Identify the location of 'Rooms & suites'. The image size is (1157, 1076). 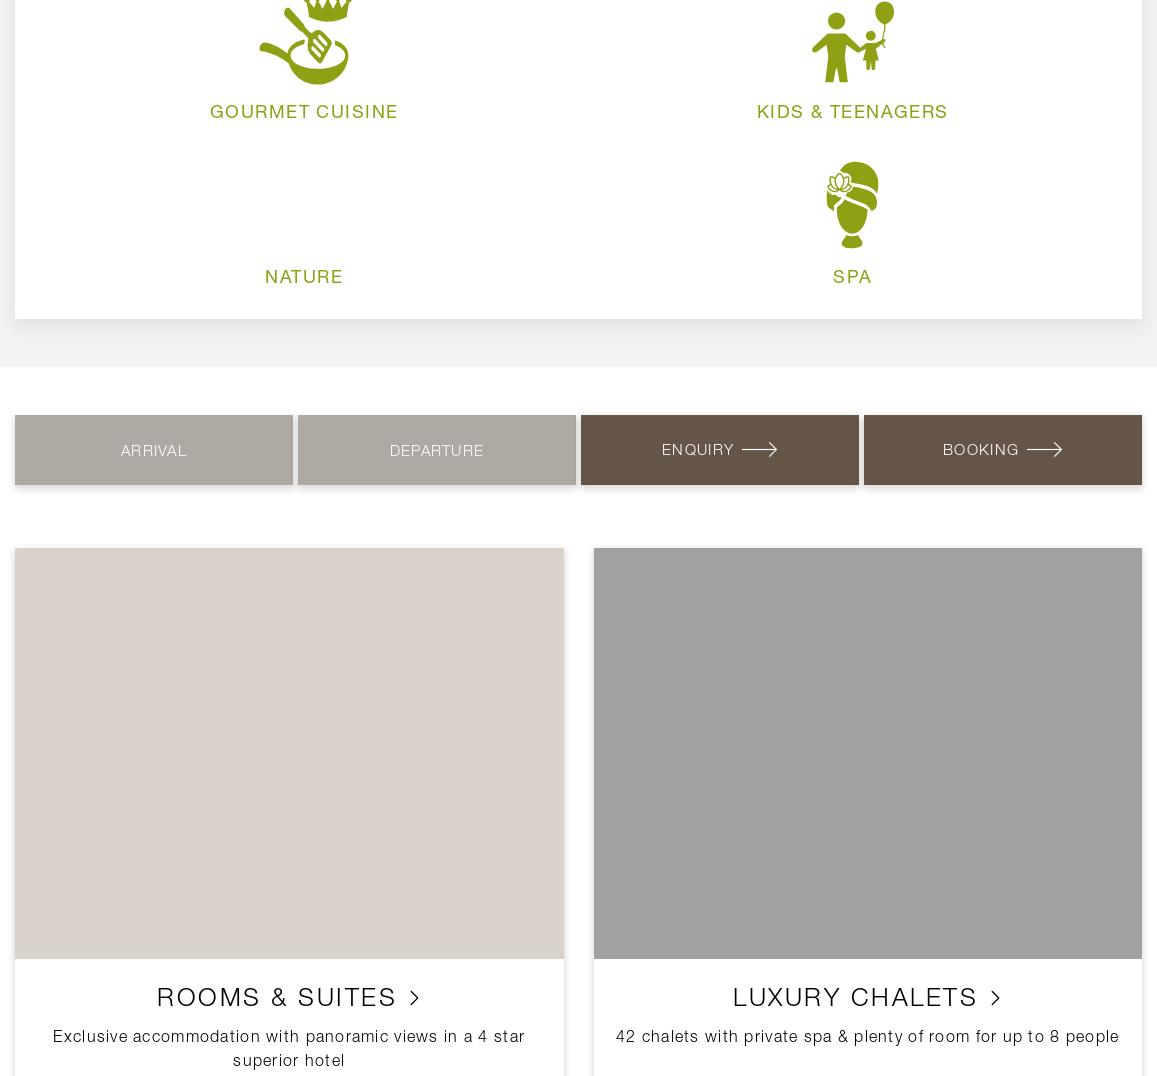
(280, 994).